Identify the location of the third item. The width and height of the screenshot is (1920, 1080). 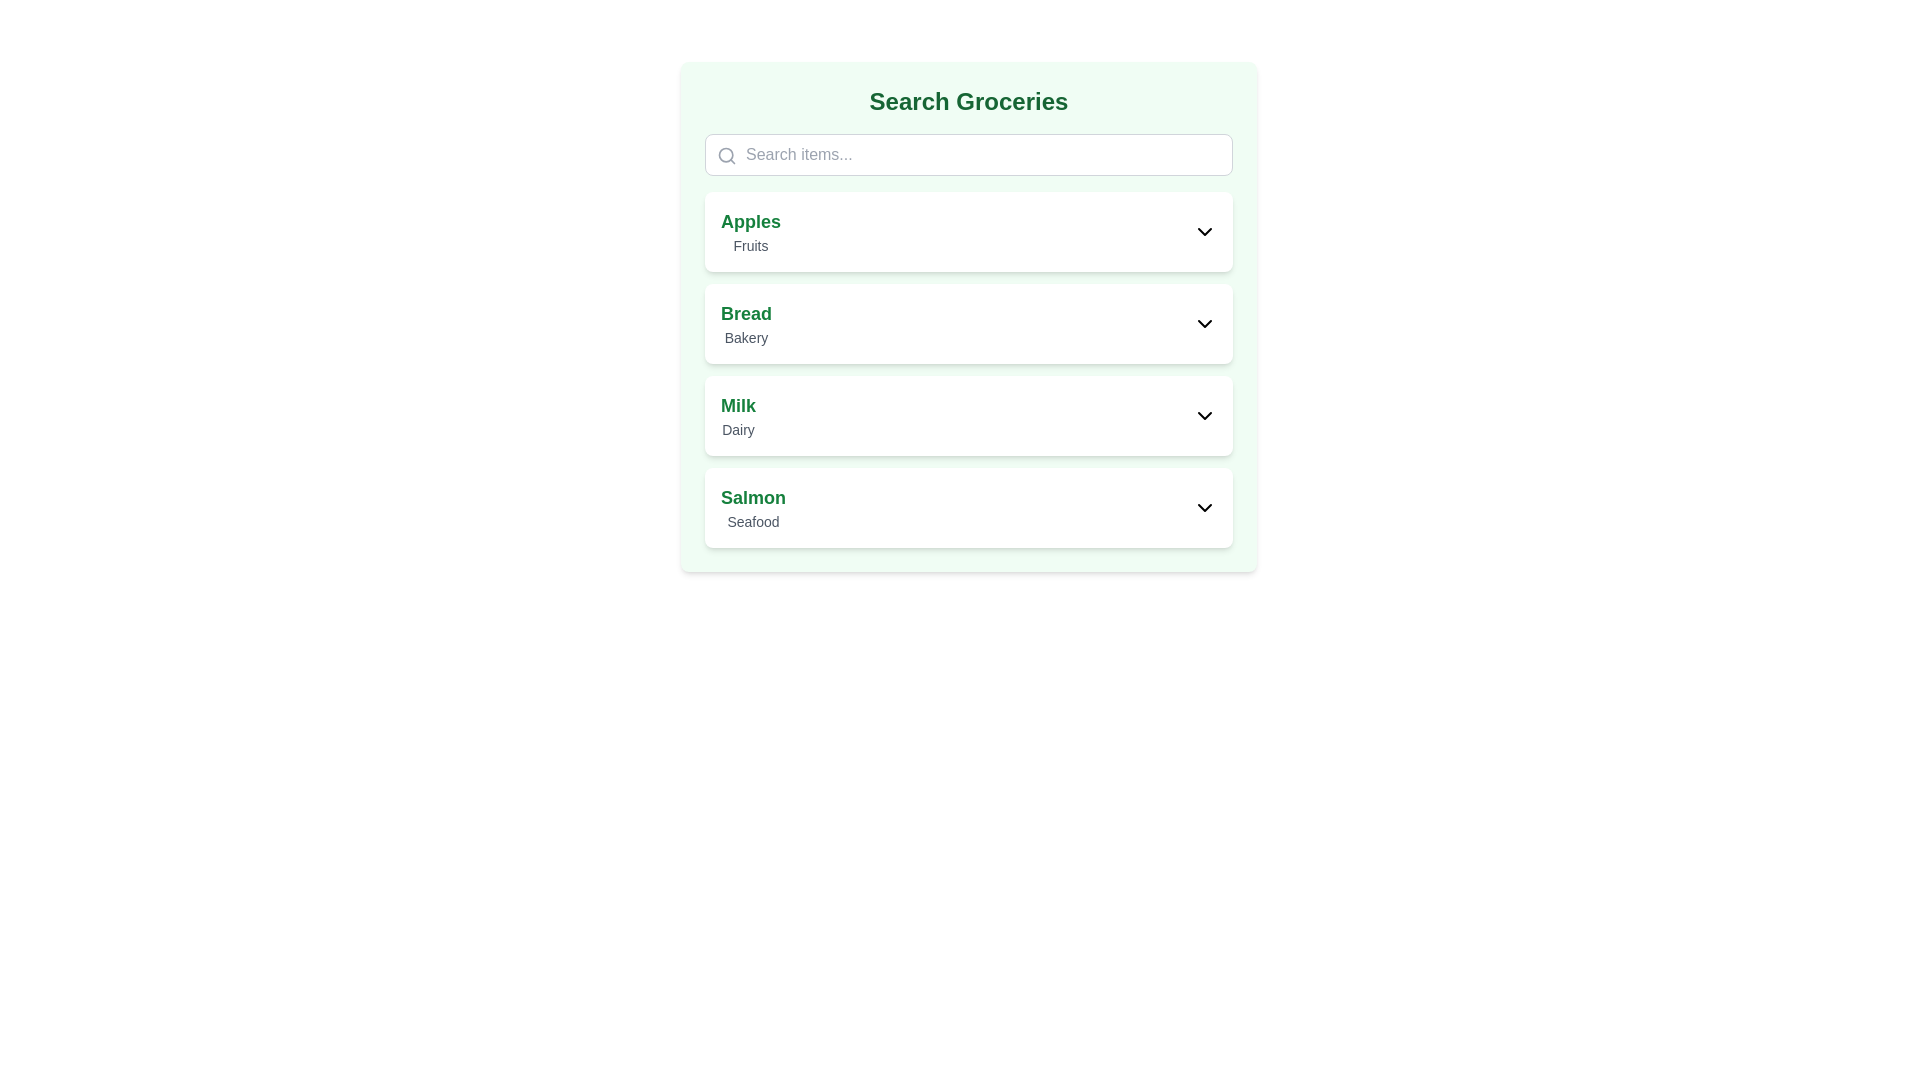
(969, 370).